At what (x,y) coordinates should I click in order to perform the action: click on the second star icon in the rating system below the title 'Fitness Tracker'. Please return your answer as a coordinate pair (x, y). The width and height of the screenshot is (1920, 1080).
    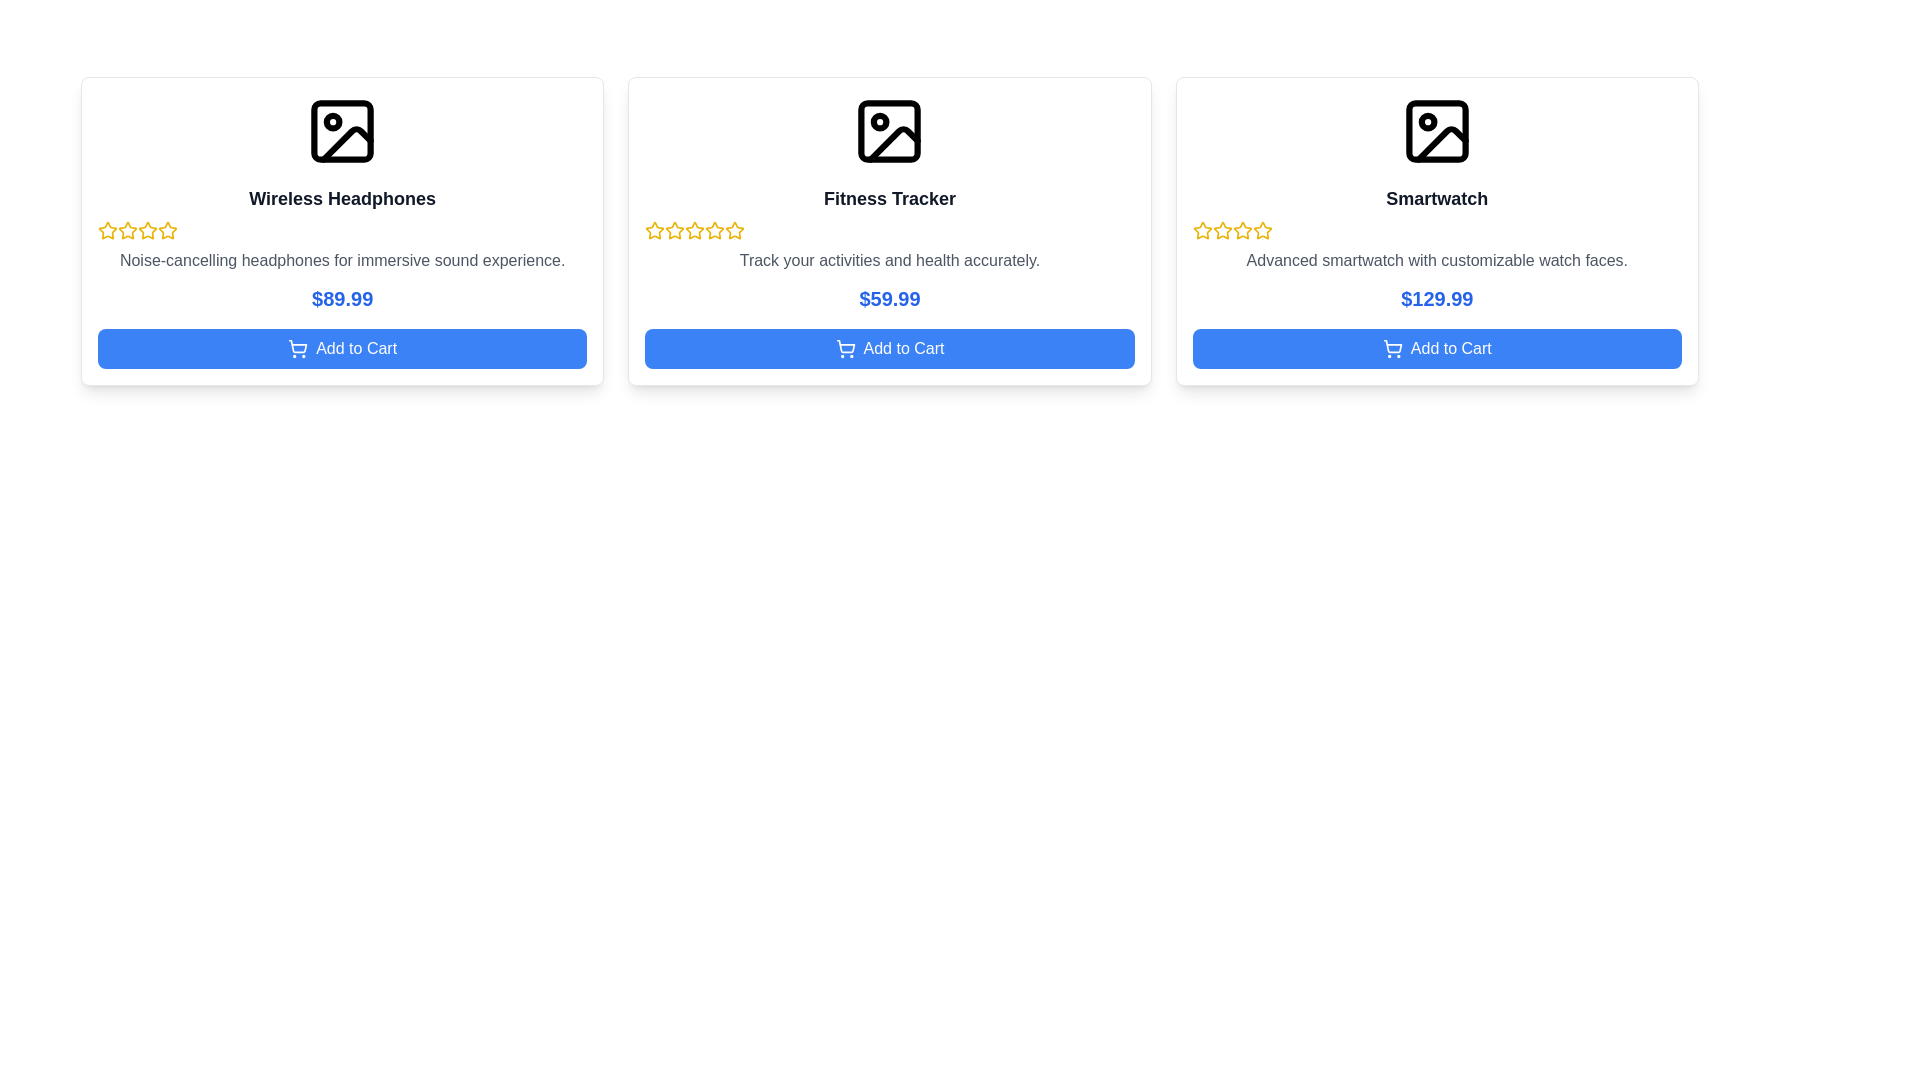
    Looking at the image, I should click on (675, 229).